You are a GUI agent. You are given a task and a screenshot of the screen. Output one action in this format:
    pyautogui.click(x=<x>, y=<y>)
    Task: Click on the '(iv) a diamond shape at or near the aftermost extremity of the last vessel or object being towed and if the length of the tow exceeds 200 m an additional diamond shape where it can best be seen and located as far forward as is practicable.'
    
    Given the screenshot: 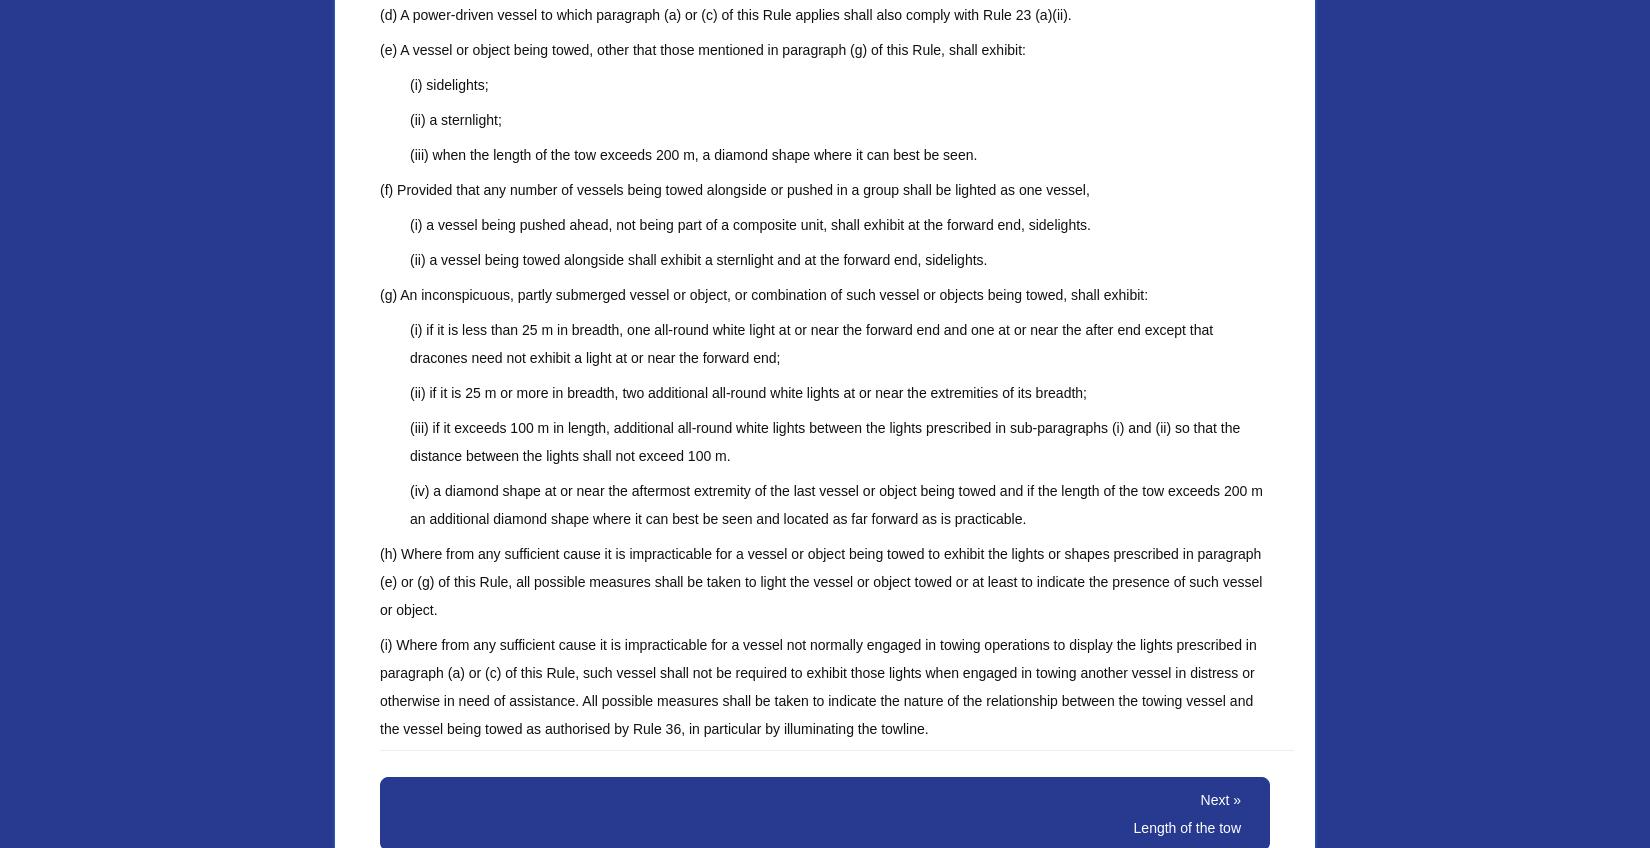 What is the action you would take?
    pyautogui.click(x=836, y=504)
    